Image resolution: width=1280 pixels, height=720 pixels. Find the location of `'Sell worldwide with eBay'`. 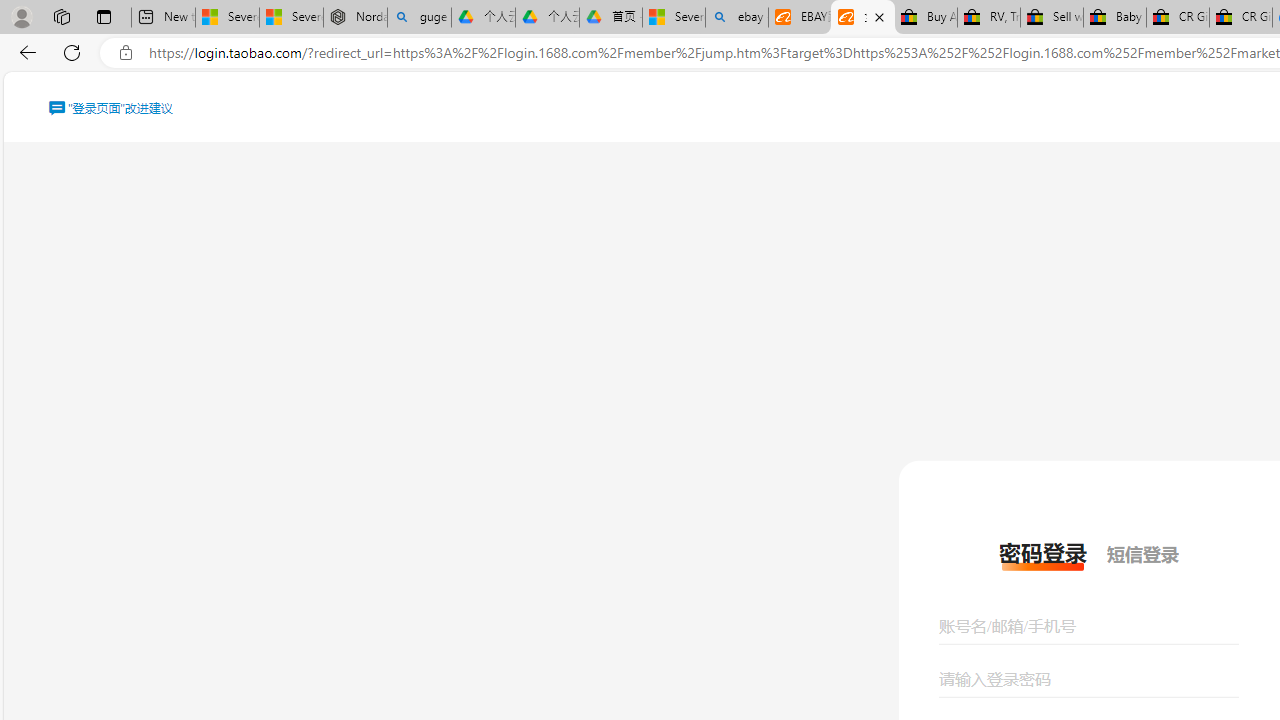

'Sell worldwide with eBay' is located at coordinates (1051, 17).